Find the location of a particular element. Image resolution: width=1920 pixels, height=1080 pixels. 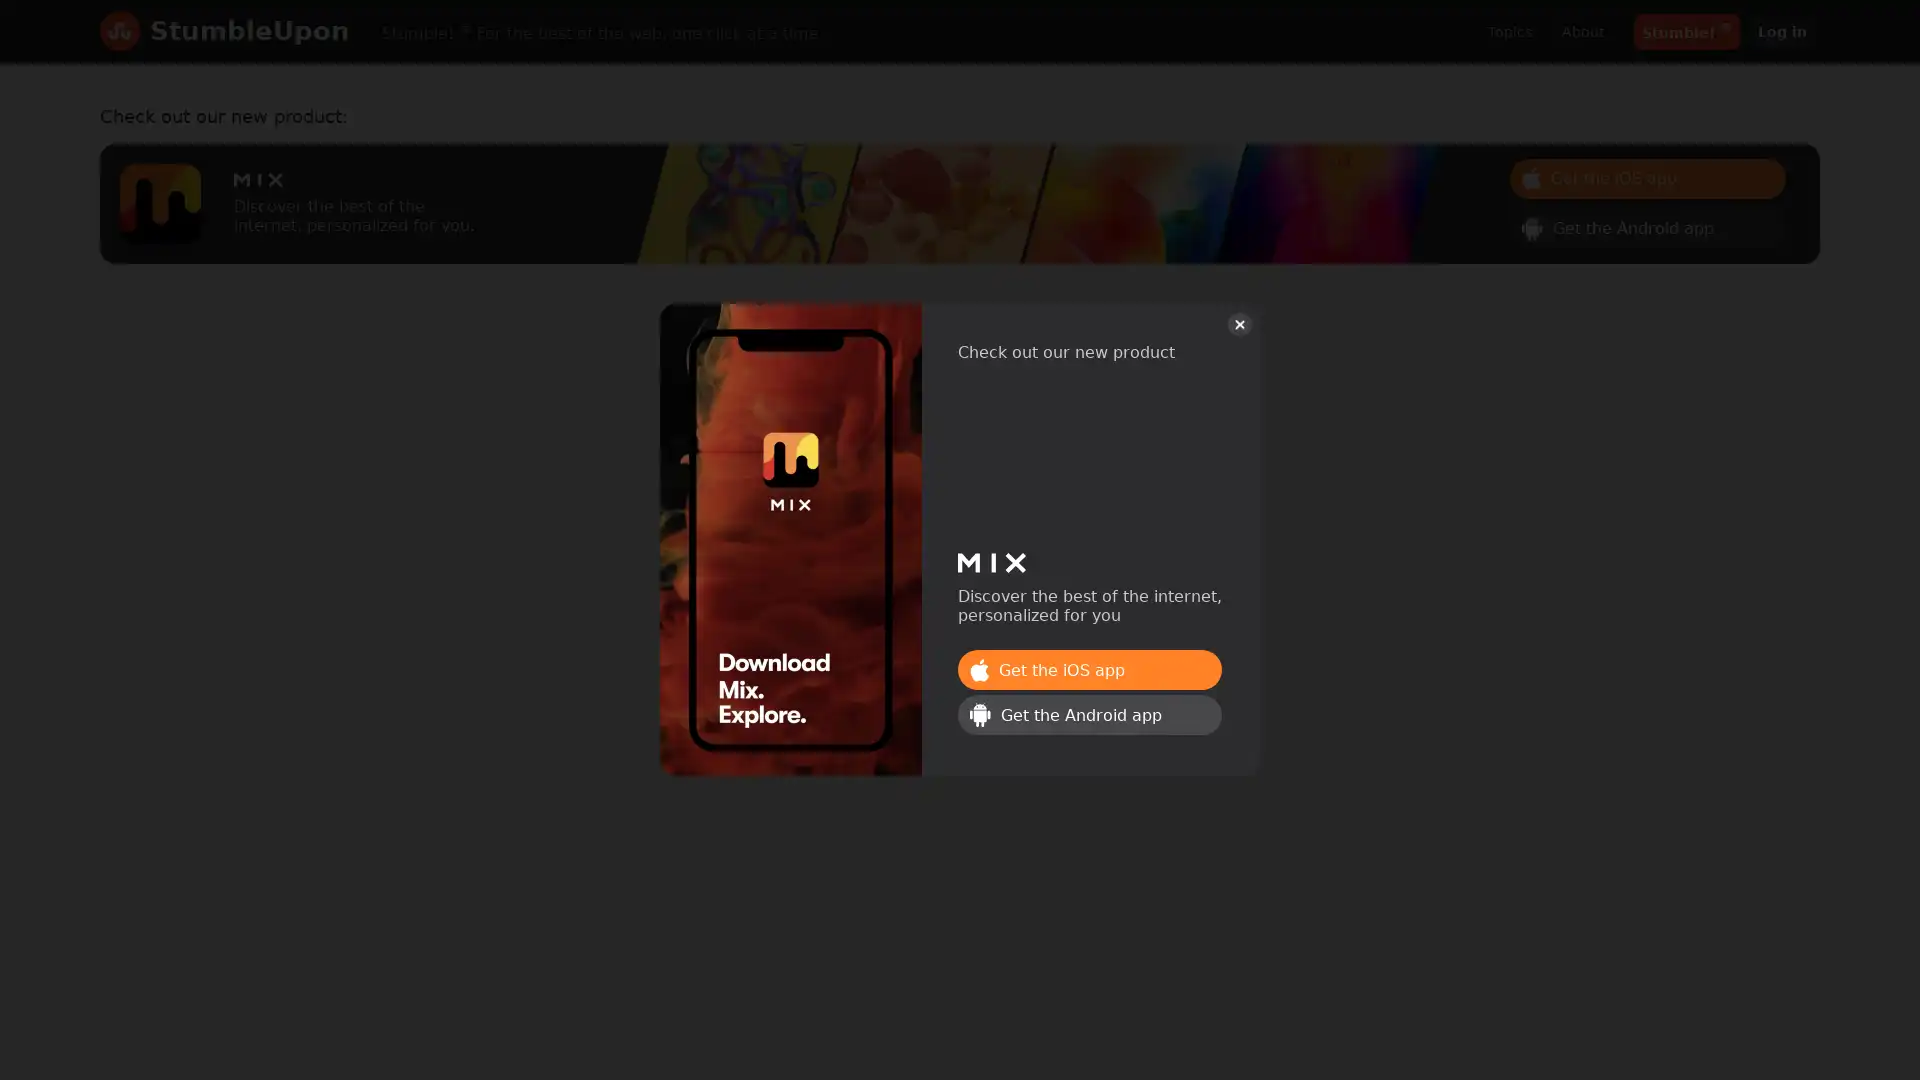

Header Image 1 Get the Android app is located at coordinates (1647, 226).